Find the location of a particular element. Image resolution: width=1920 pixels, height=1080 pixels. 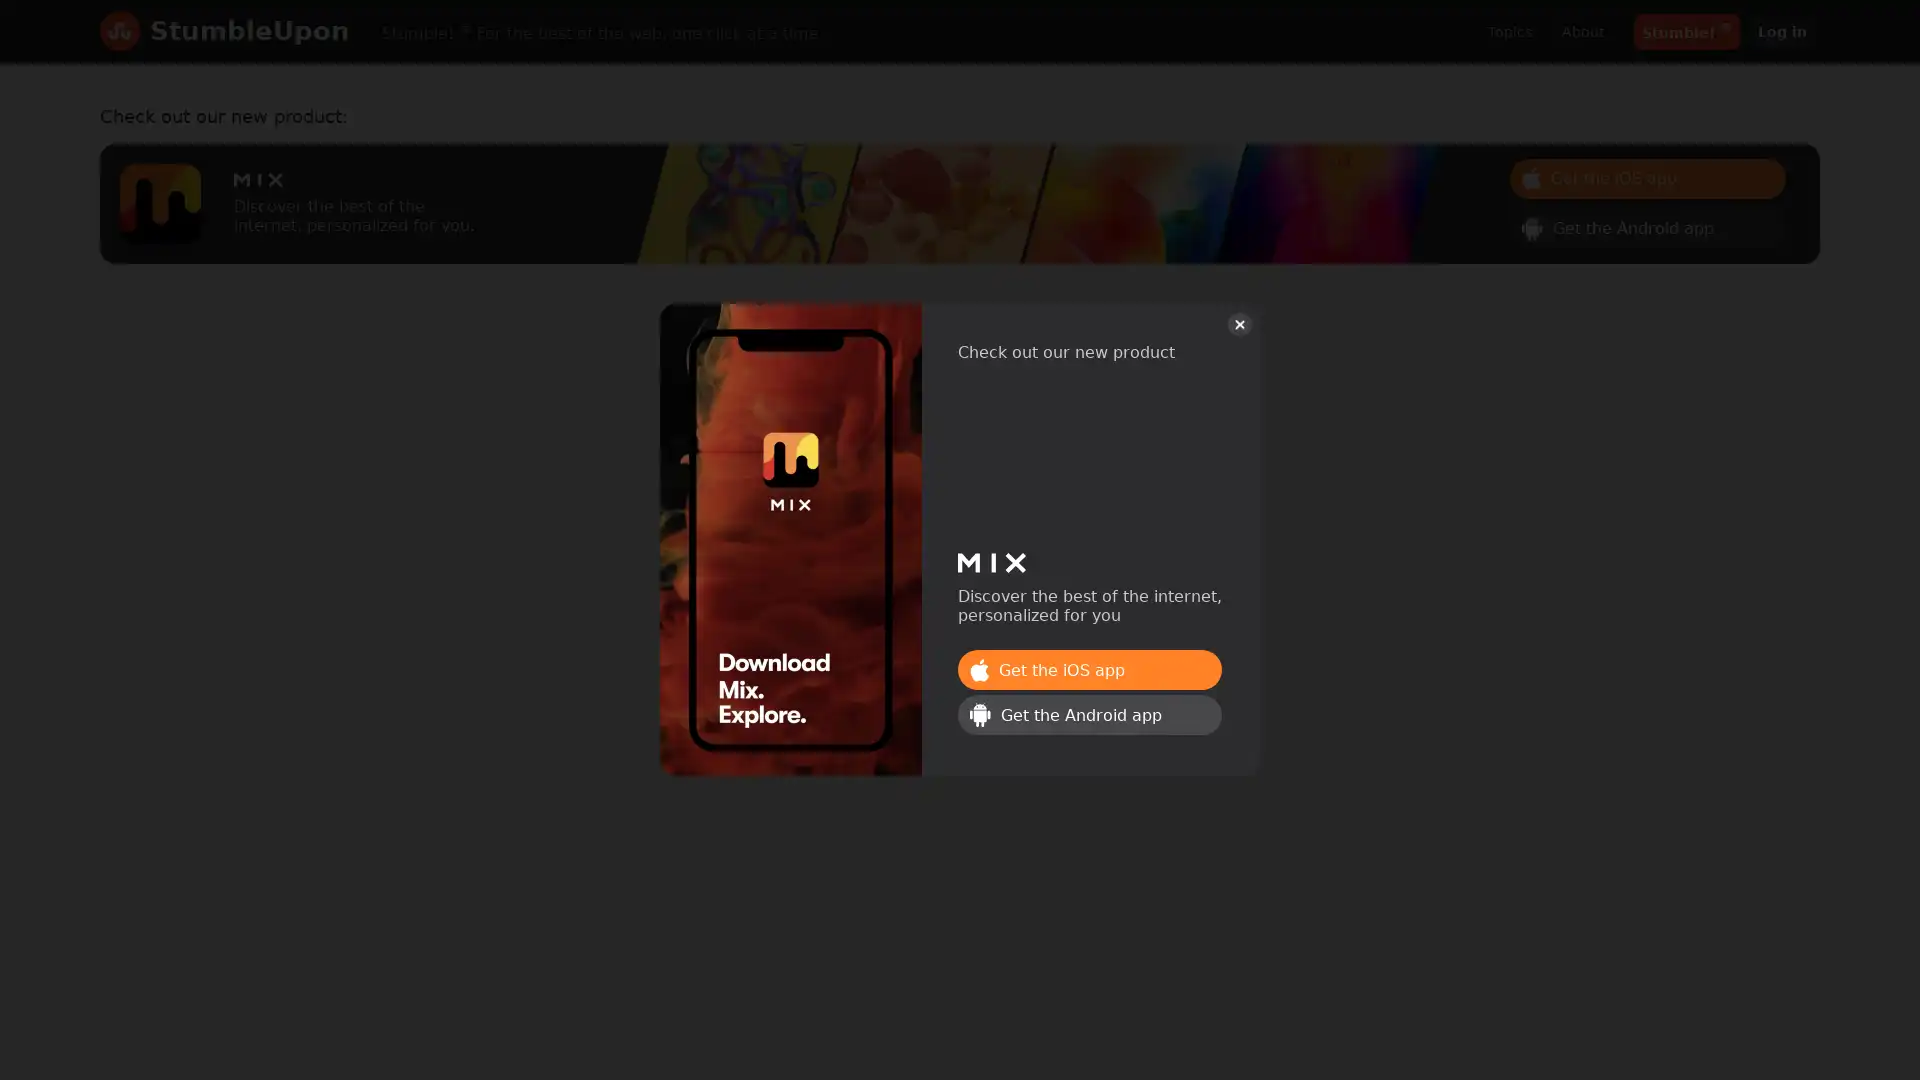

Header Image 1 Get the Android app is located at coordinates (1647, 226).